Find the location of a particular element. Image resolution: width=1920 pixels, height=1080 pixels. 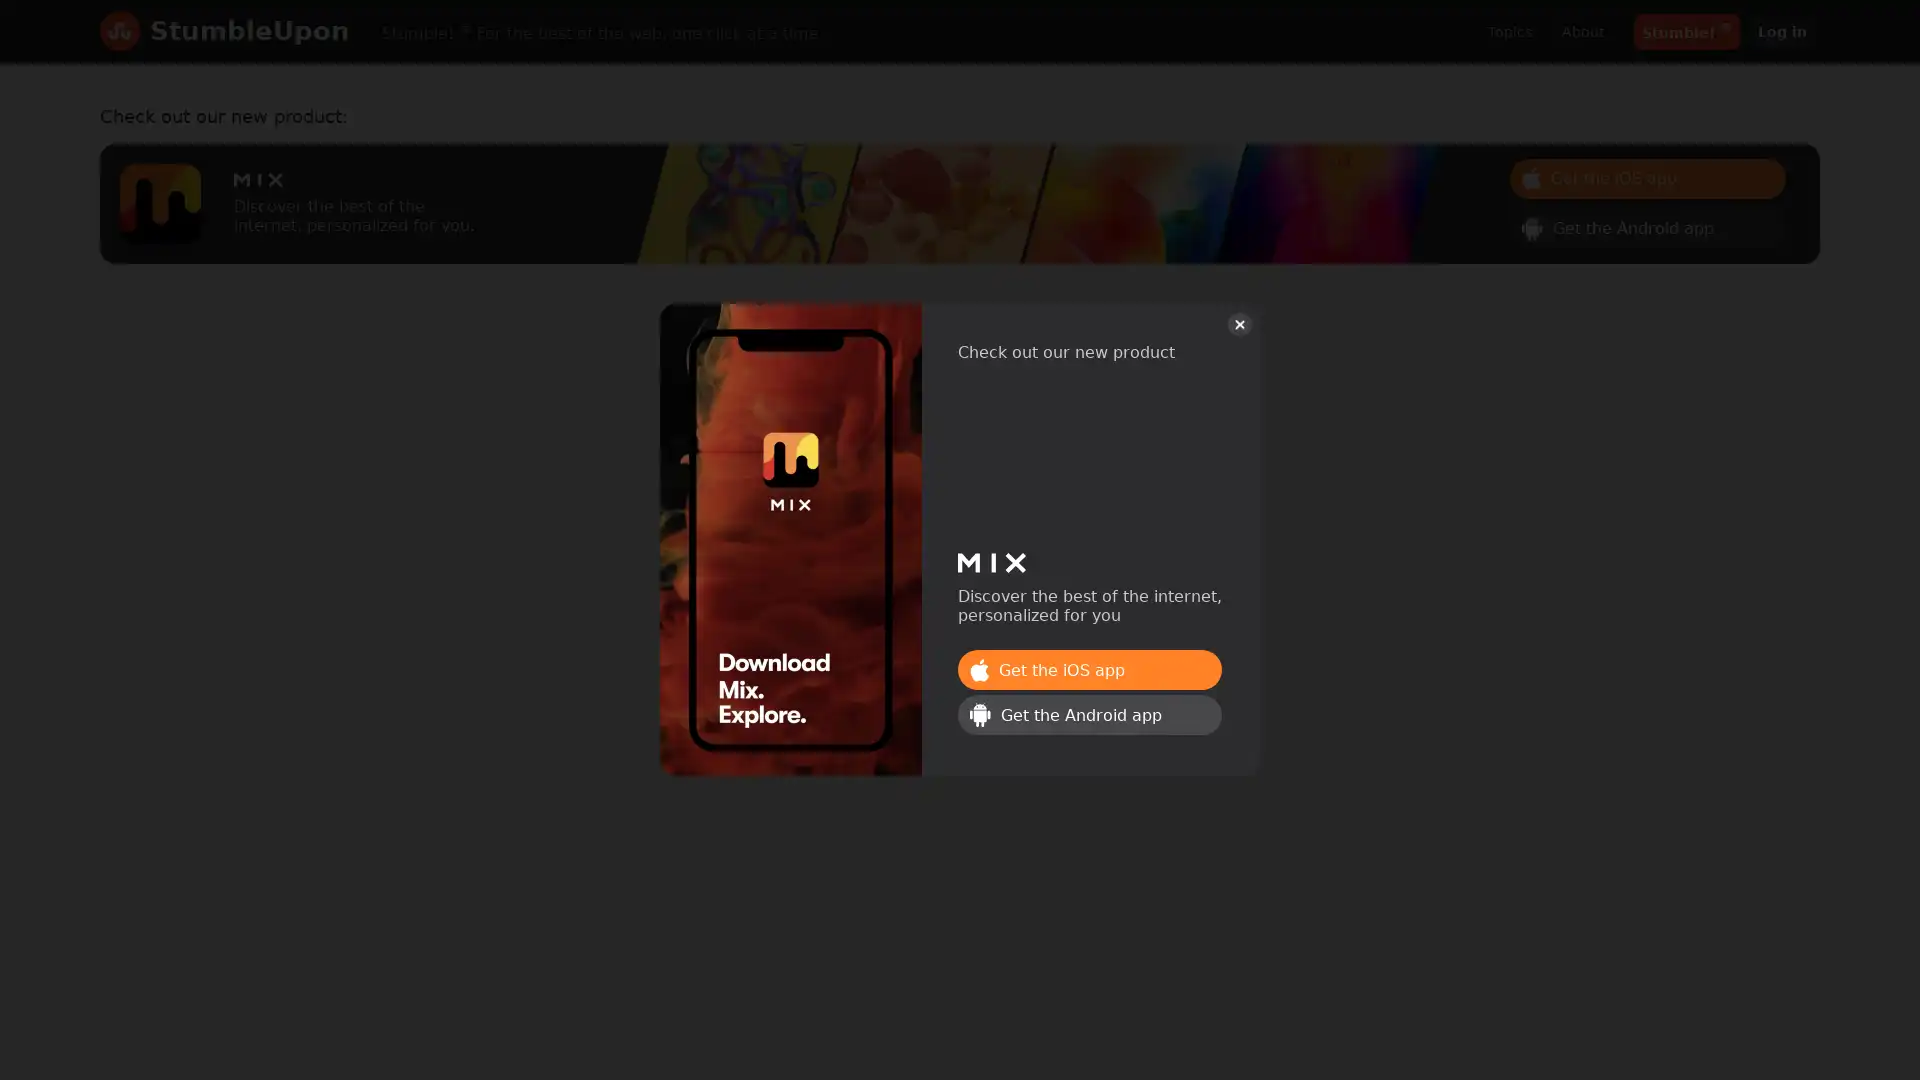

Header Image 1 Get the Android app is located at coordinates (1647, 226).